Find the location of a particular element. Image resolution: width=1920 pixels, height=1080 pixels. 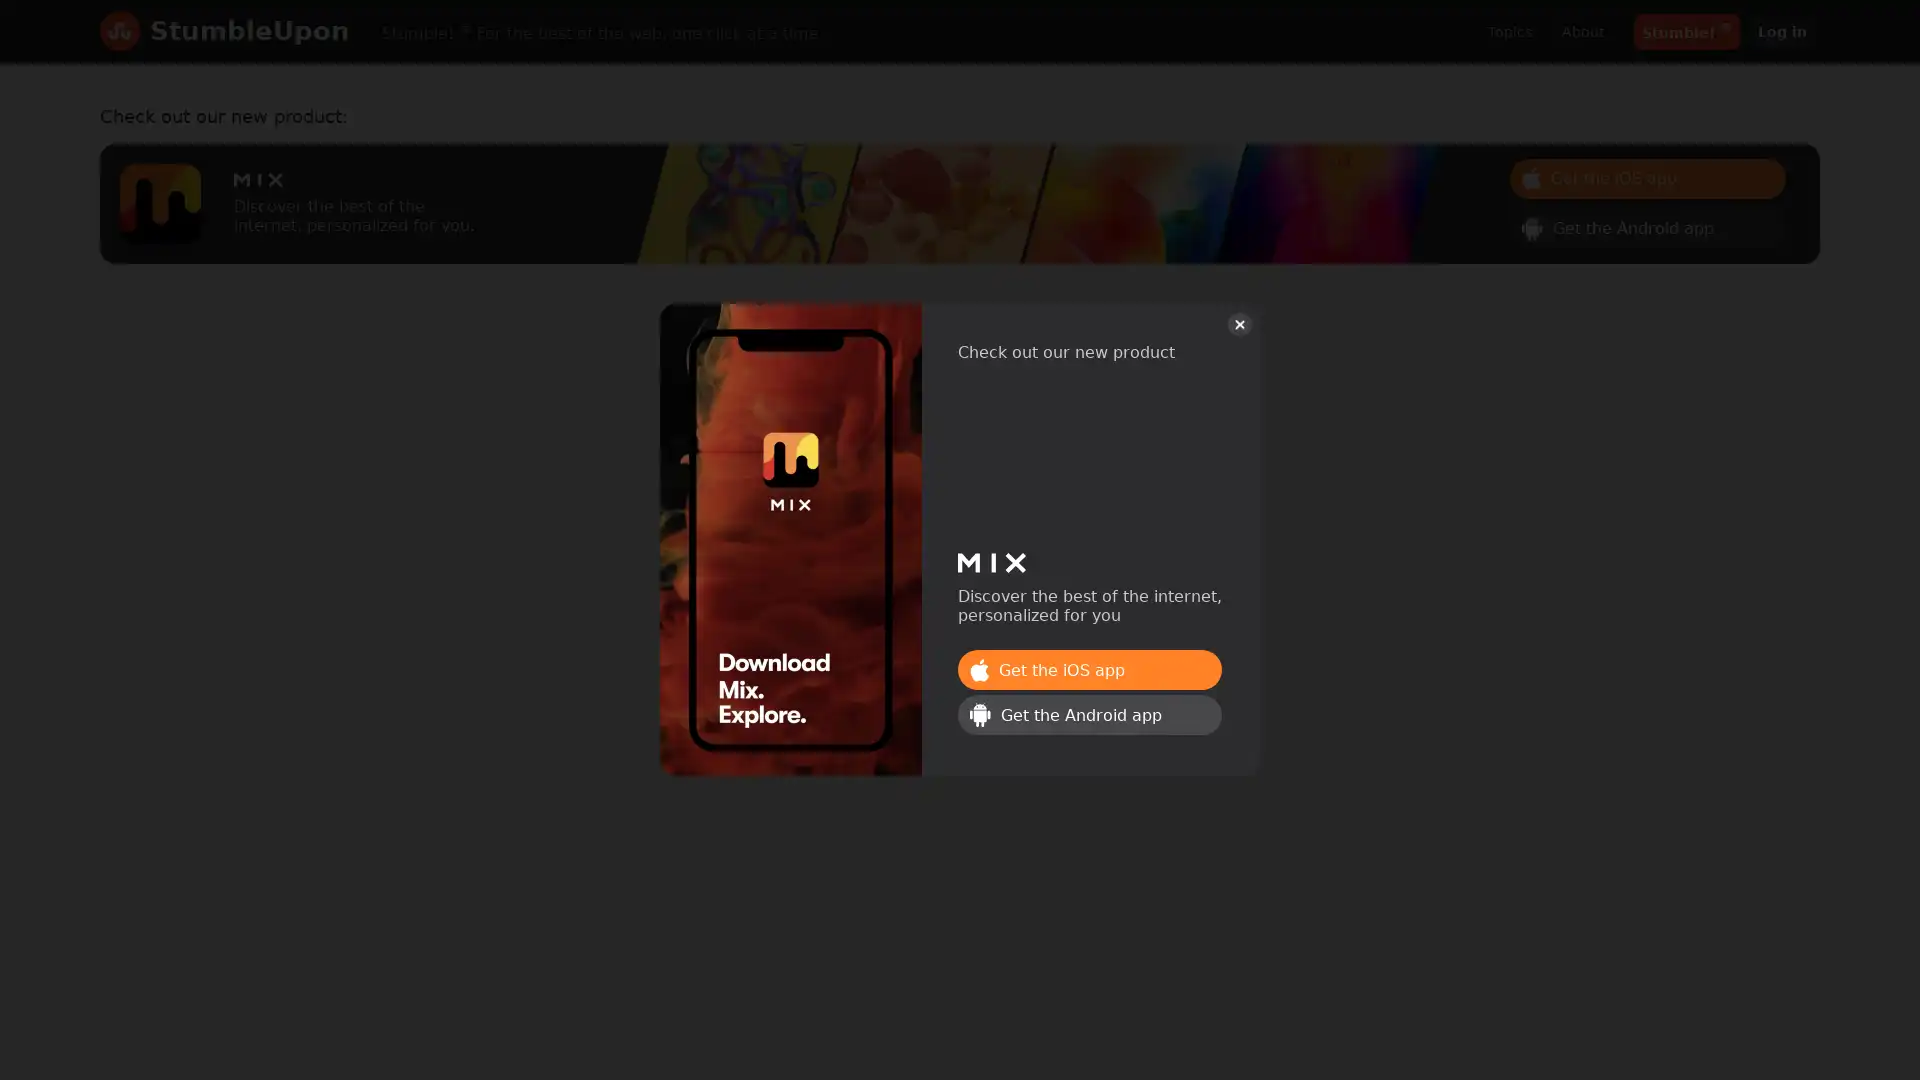

Header Image 1 Get the Android app is located at coordinates (1647, 226).